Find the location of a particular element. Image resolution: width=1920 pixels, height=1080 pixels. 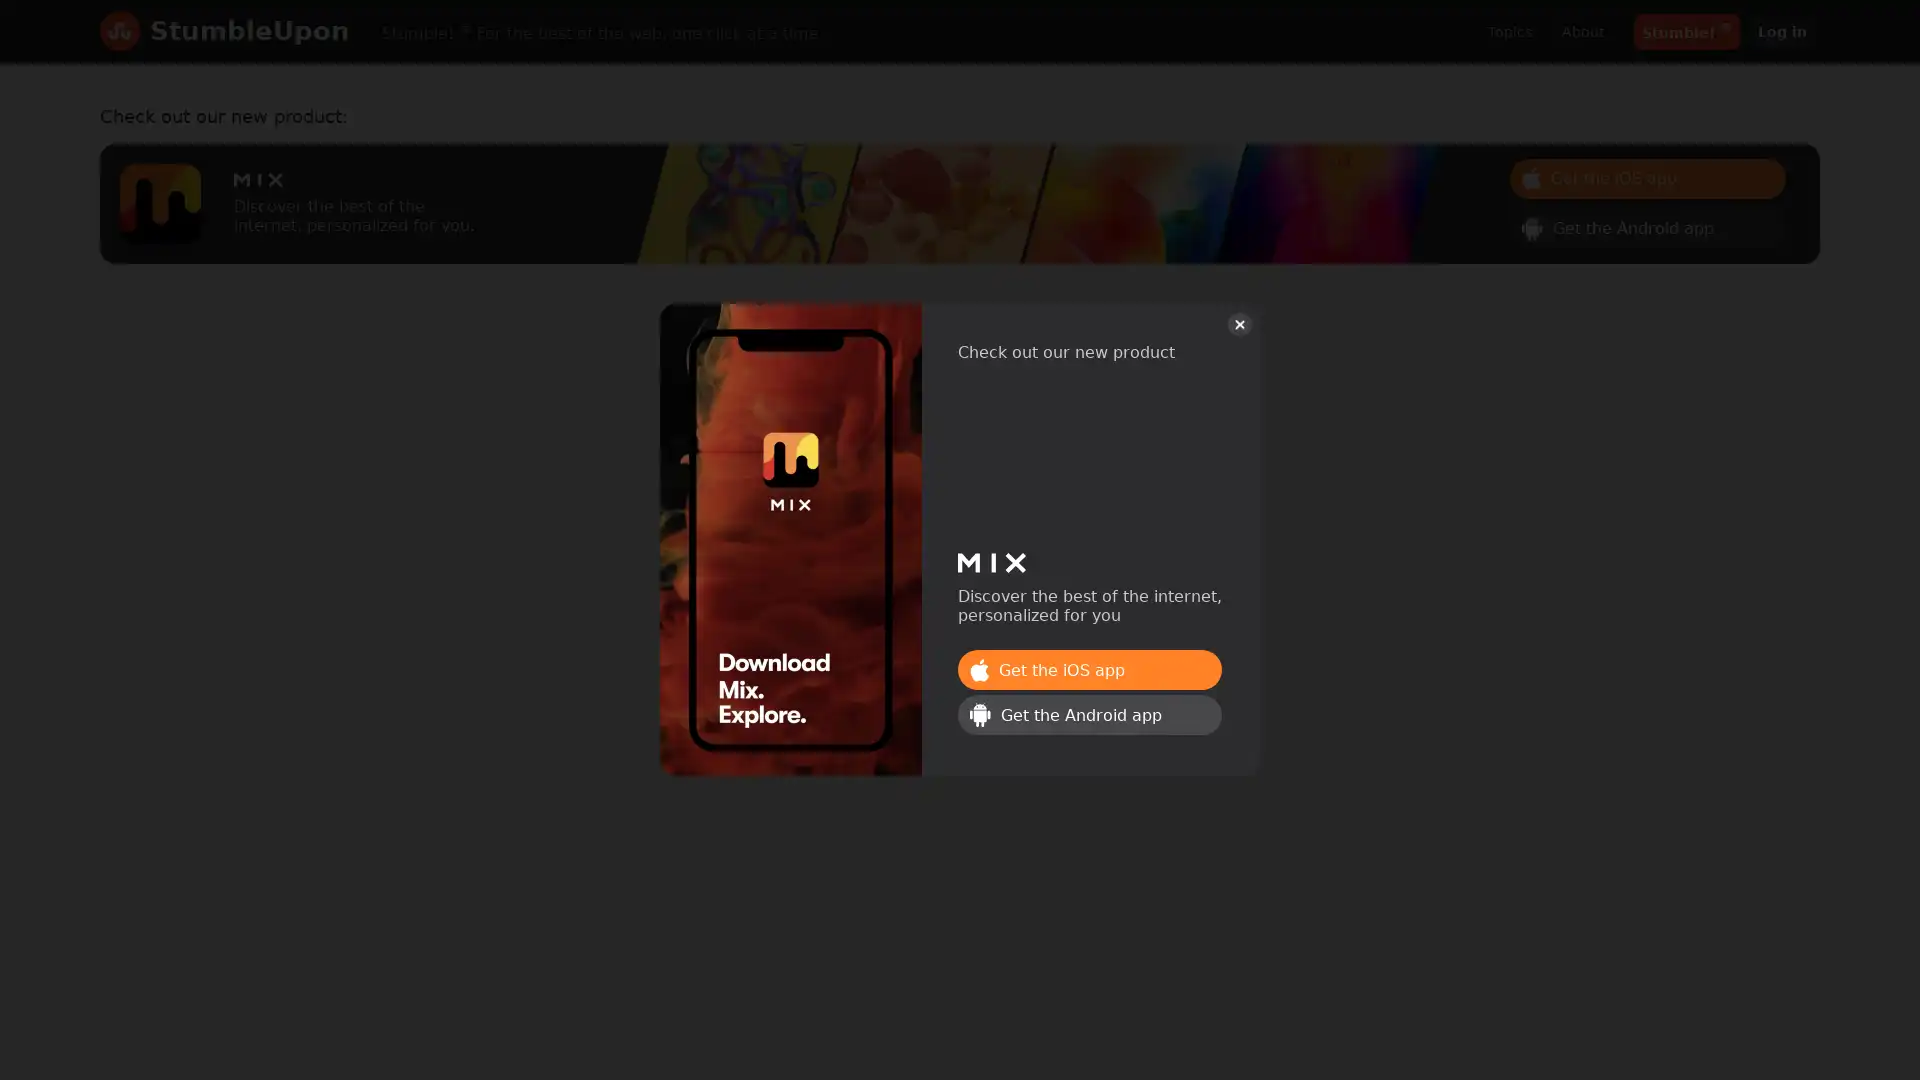

Header Image 1 Get the Android app is located at coordinates (1647, 226).